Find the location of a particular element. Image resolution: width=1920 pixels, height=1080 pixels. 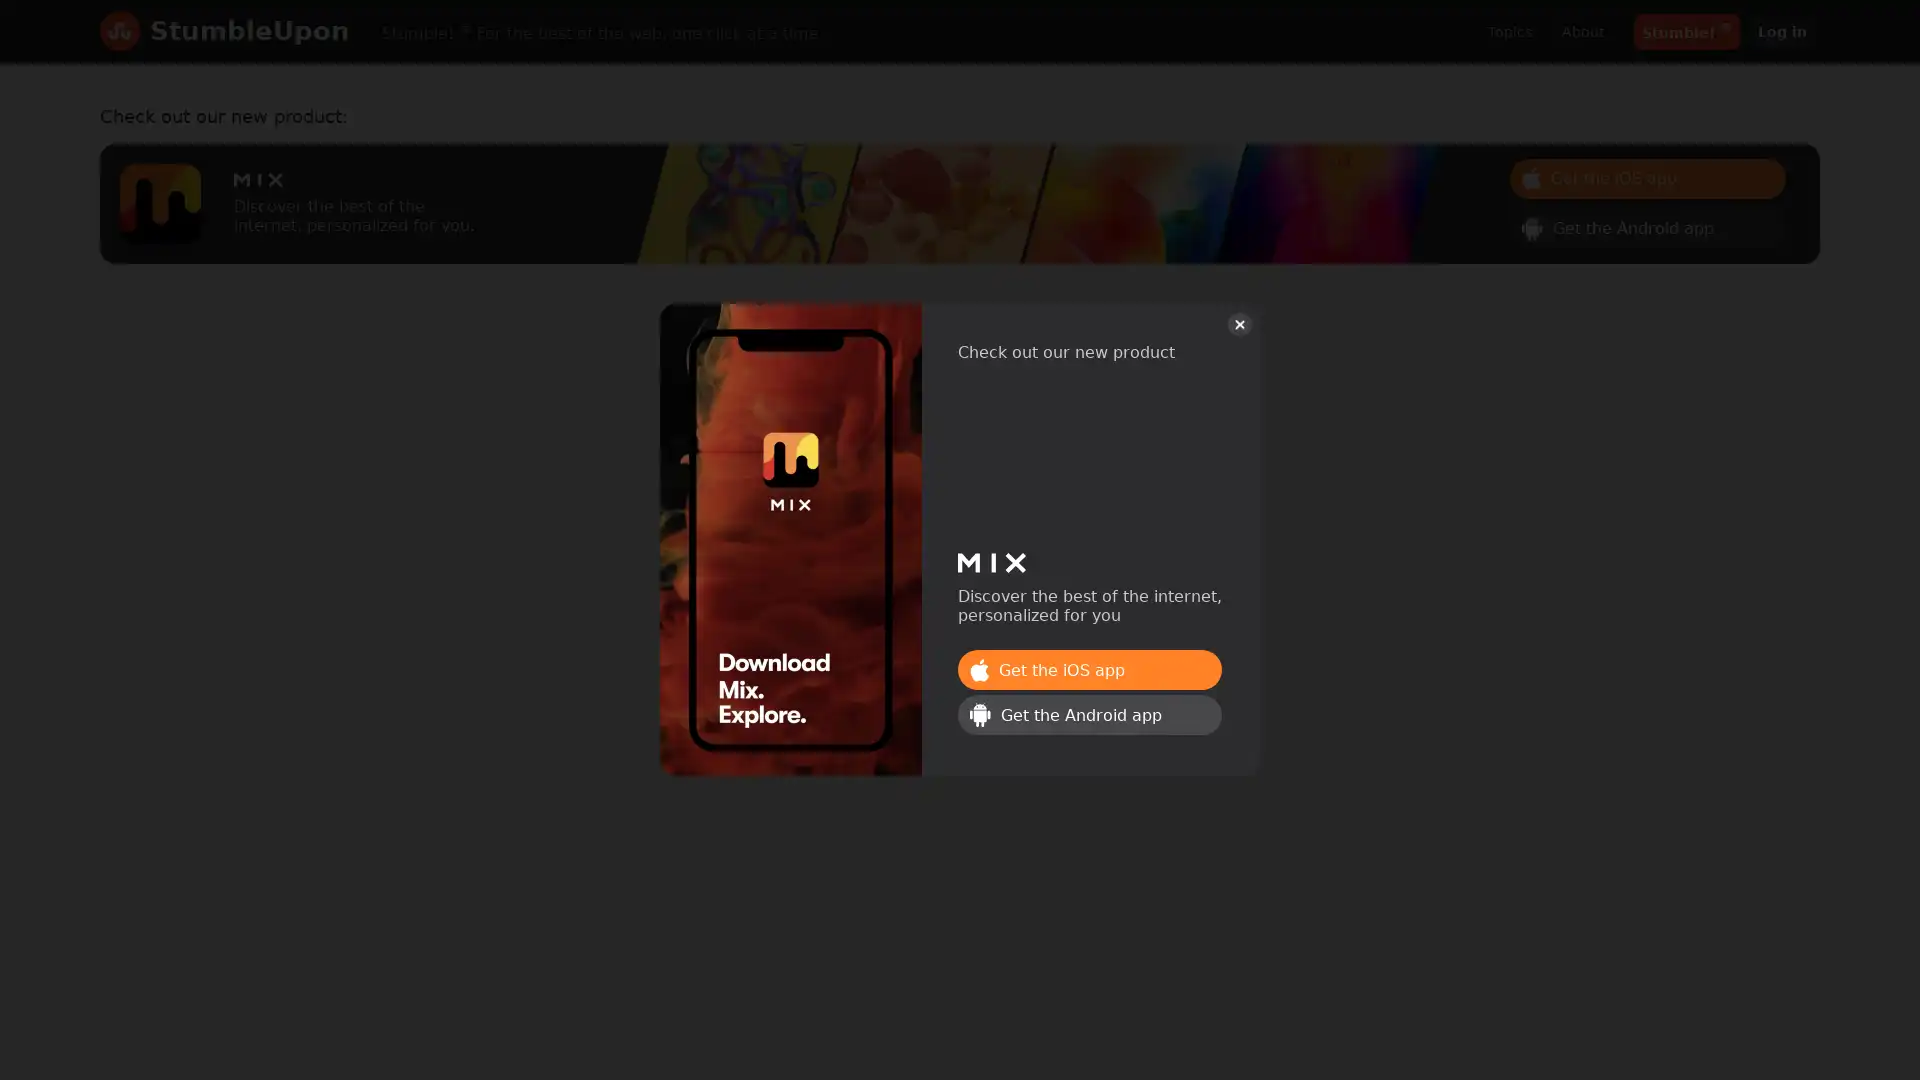

Header Image 1 Get the Android app is located at coordinates (1647, 226).